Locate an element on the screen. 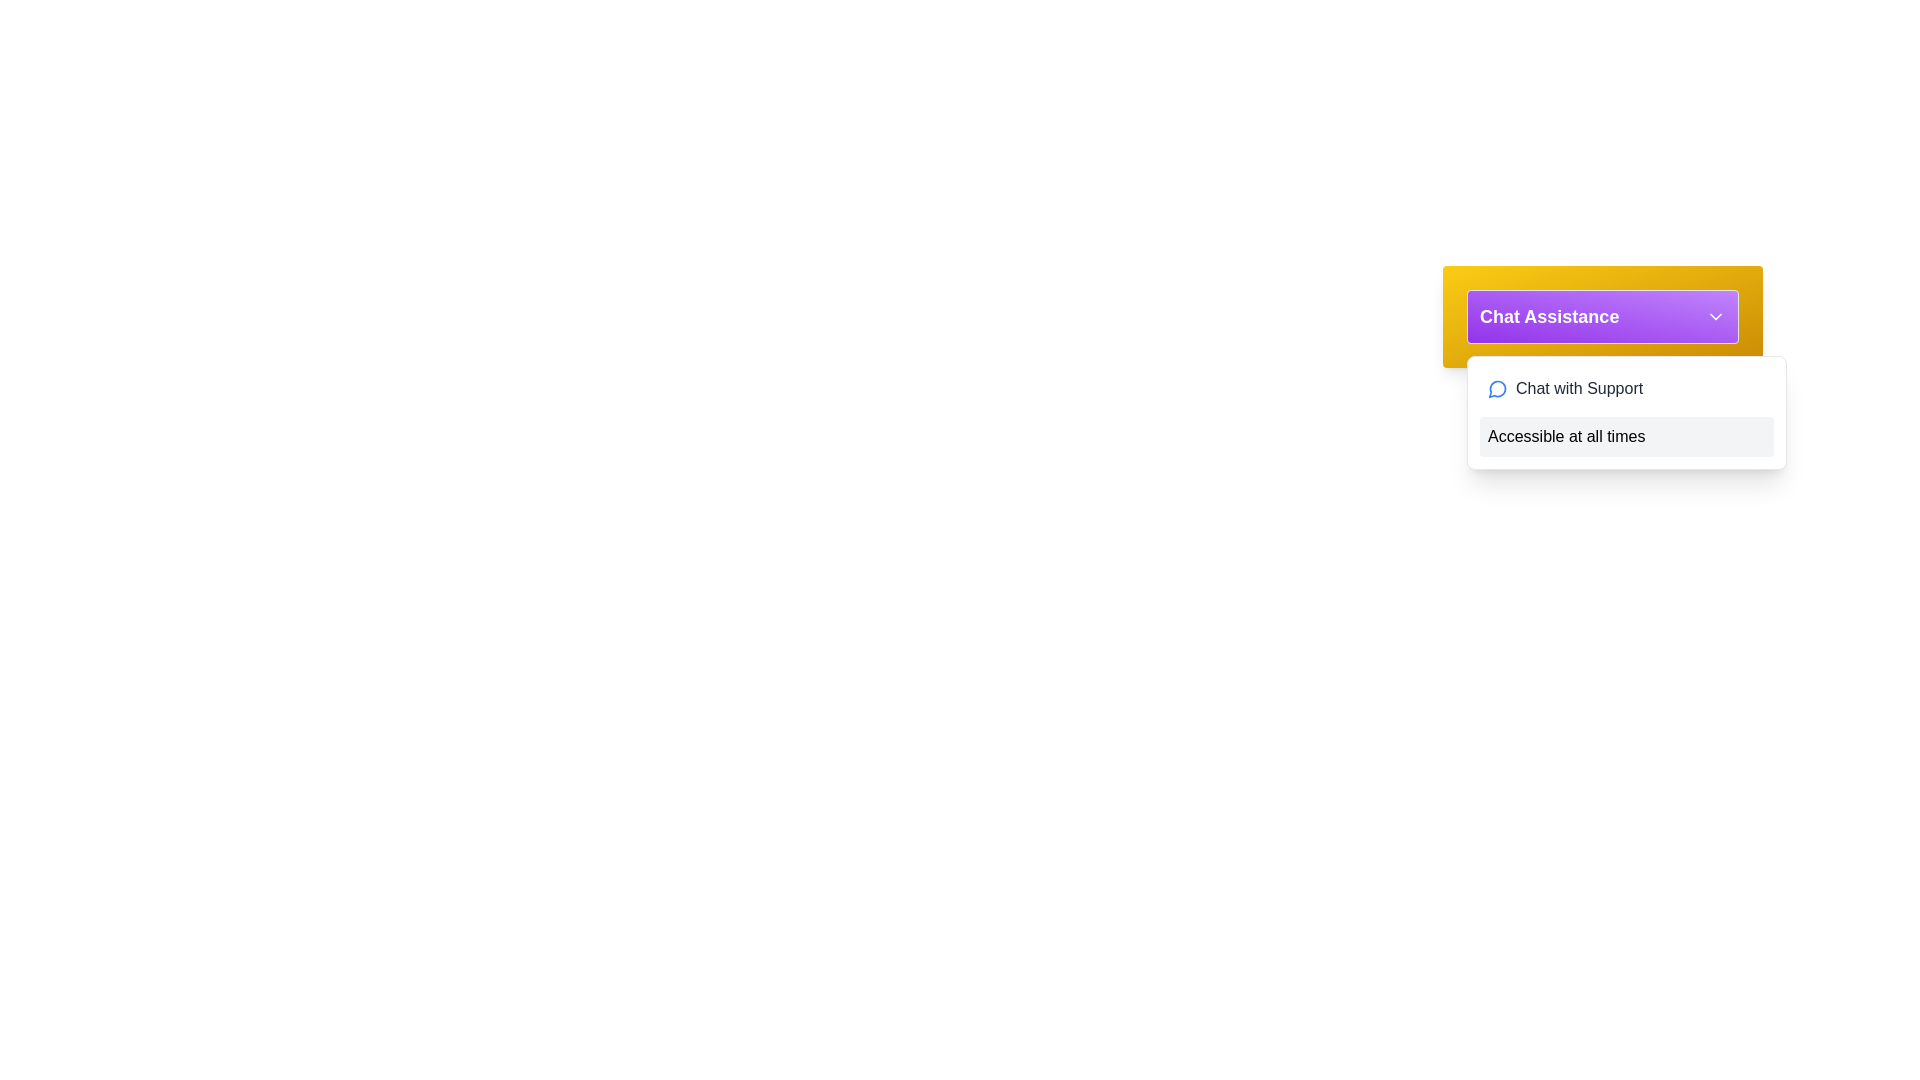  the 'Chat with Support' button, which features a speech bubble icon and is styled with a blue icon and gray text is located at coordinates (1627, 389).